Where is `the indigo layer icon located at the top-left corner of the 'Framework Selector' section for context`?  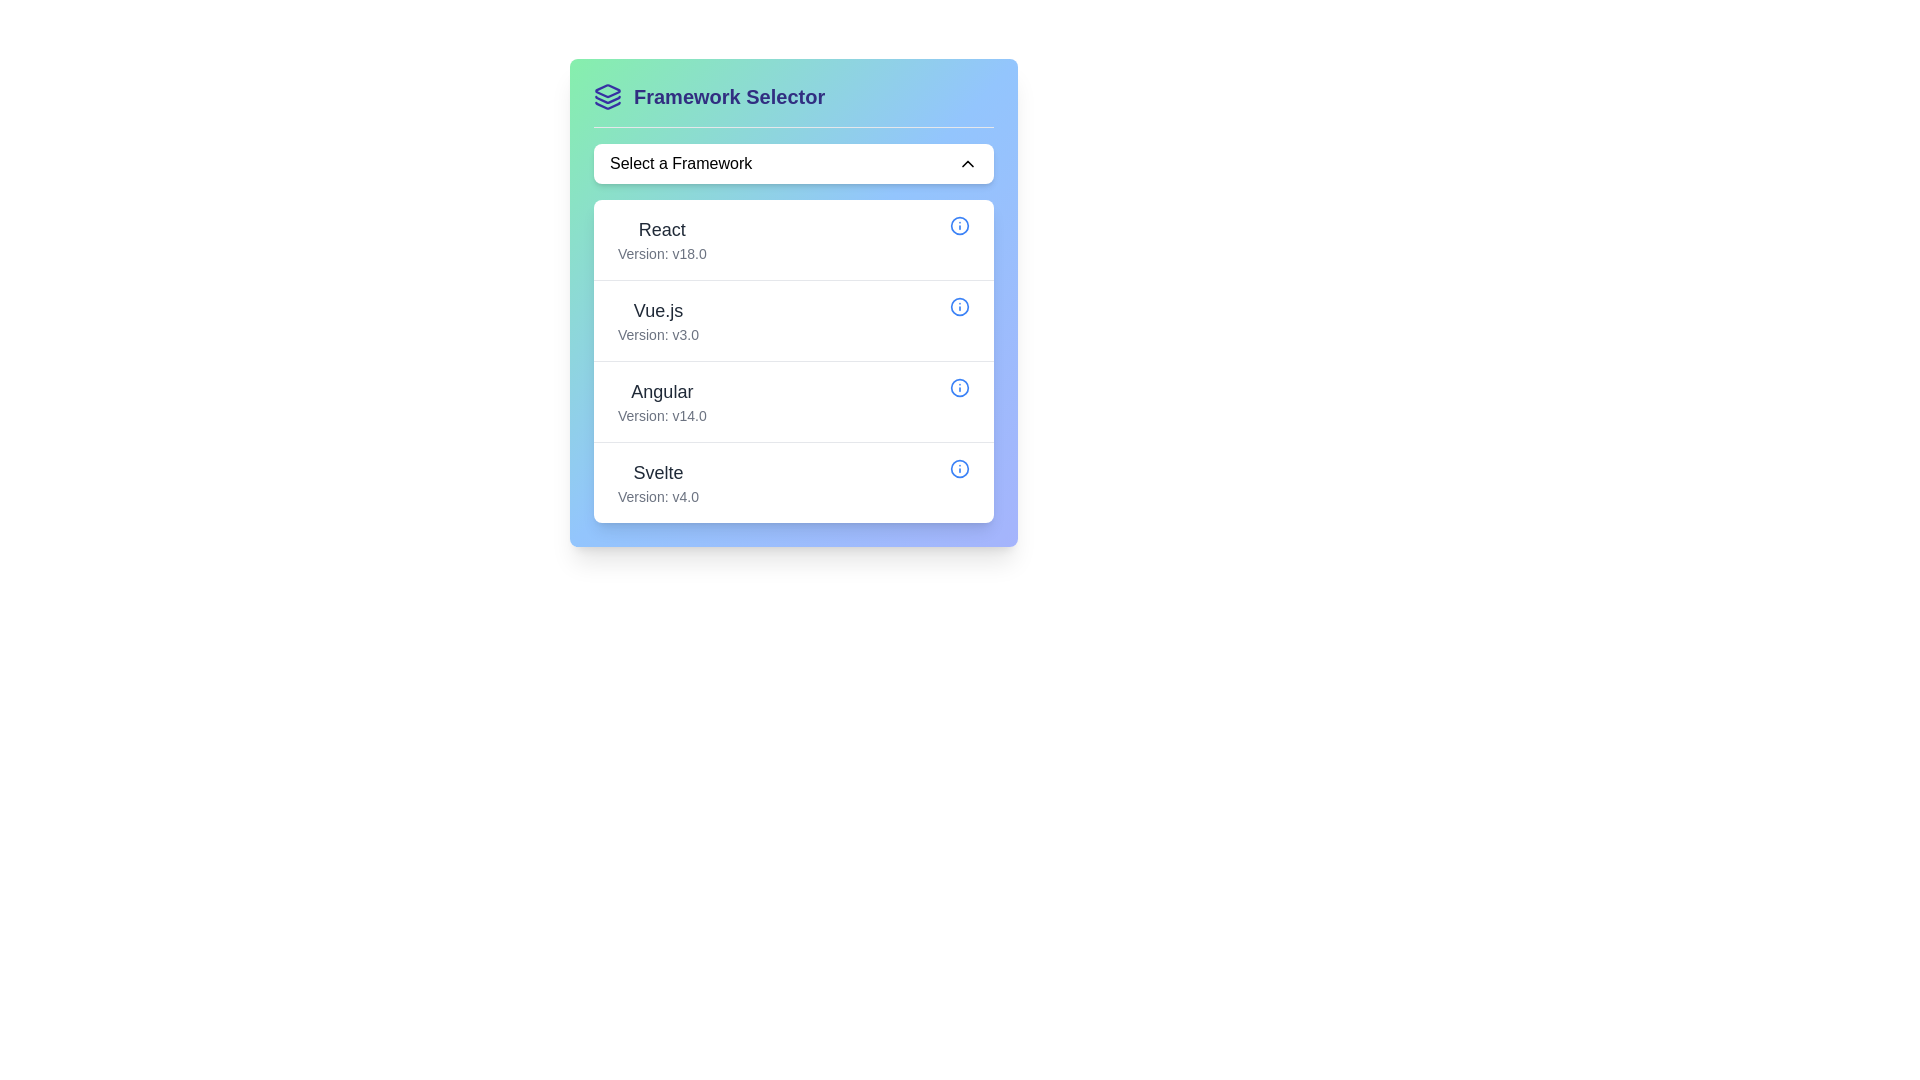 the indigo layer icon located at the top-left corner of the 'Framework Selector' section for context is located at coordinates (607, 96).